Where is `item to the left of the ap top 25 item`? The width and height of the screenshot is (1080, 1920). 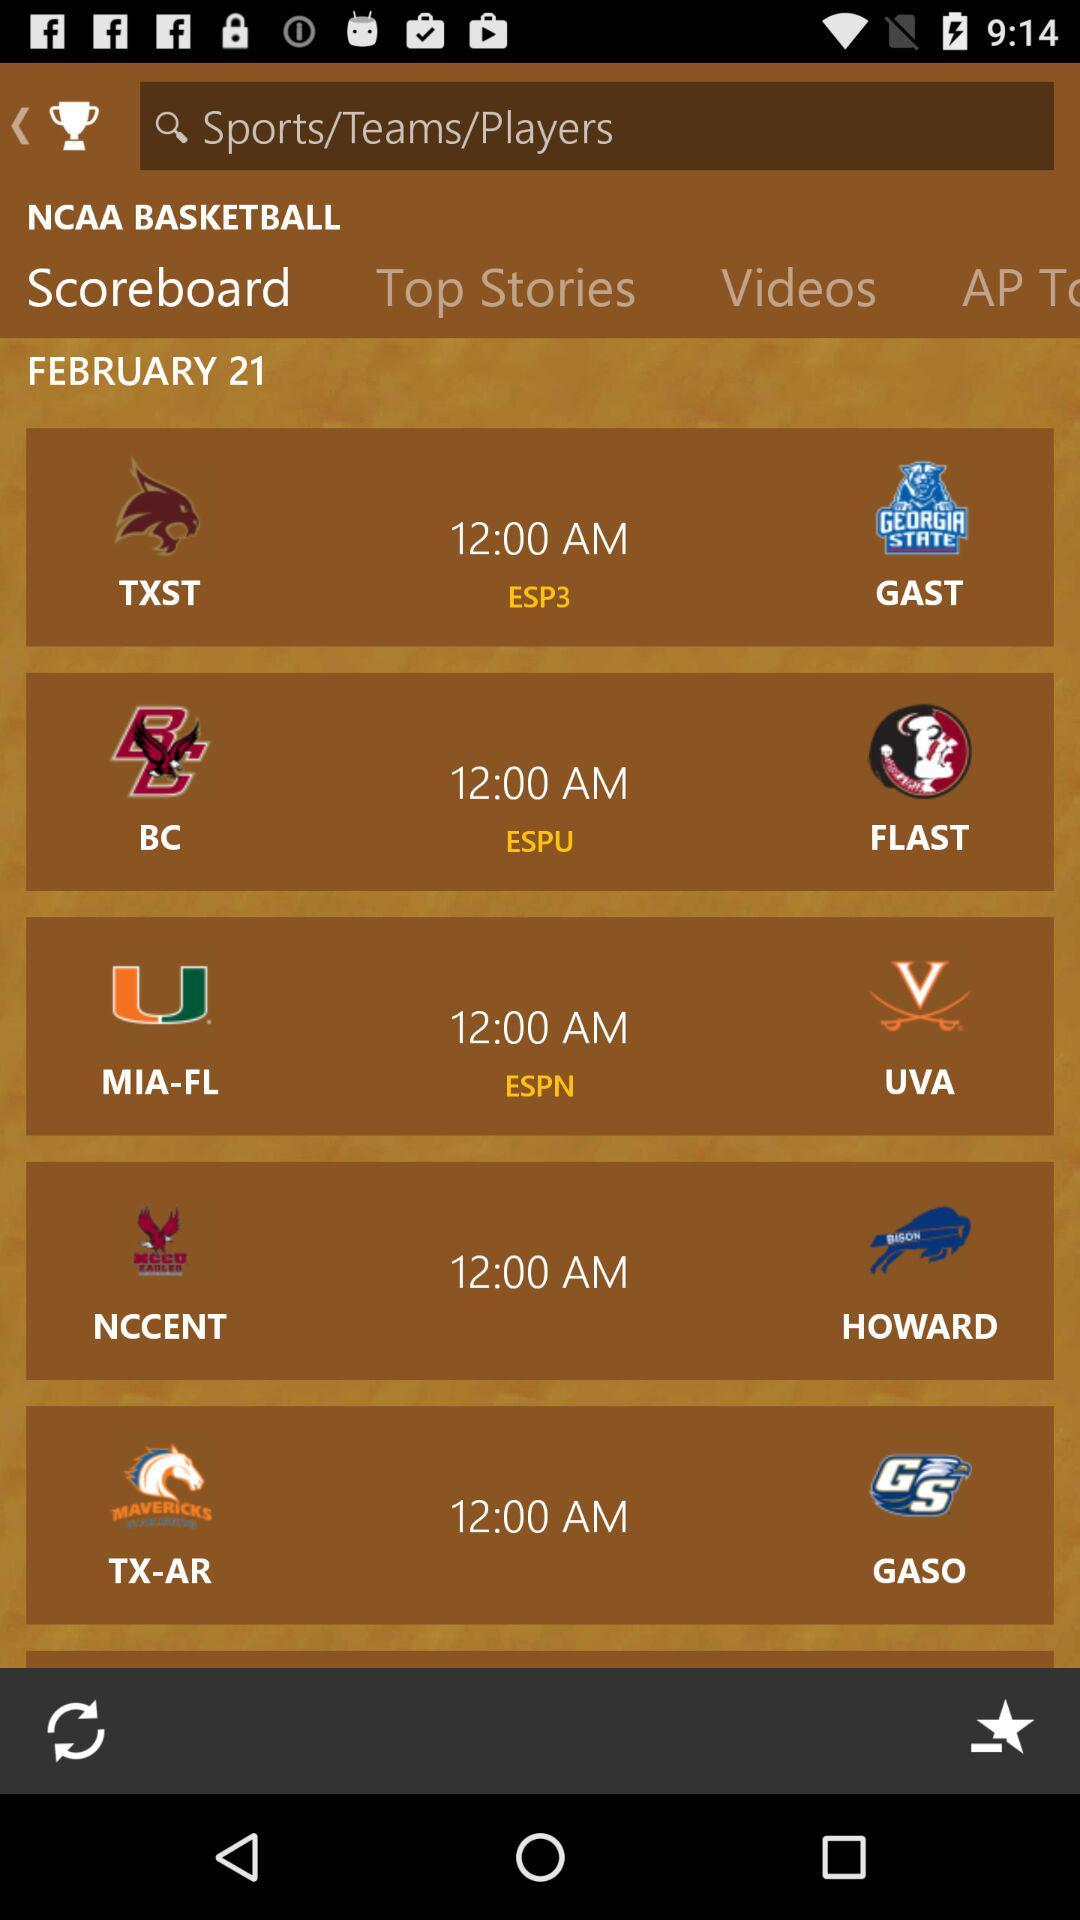
item to the left of the ap top 25 item is located at coordinates (814, 290).